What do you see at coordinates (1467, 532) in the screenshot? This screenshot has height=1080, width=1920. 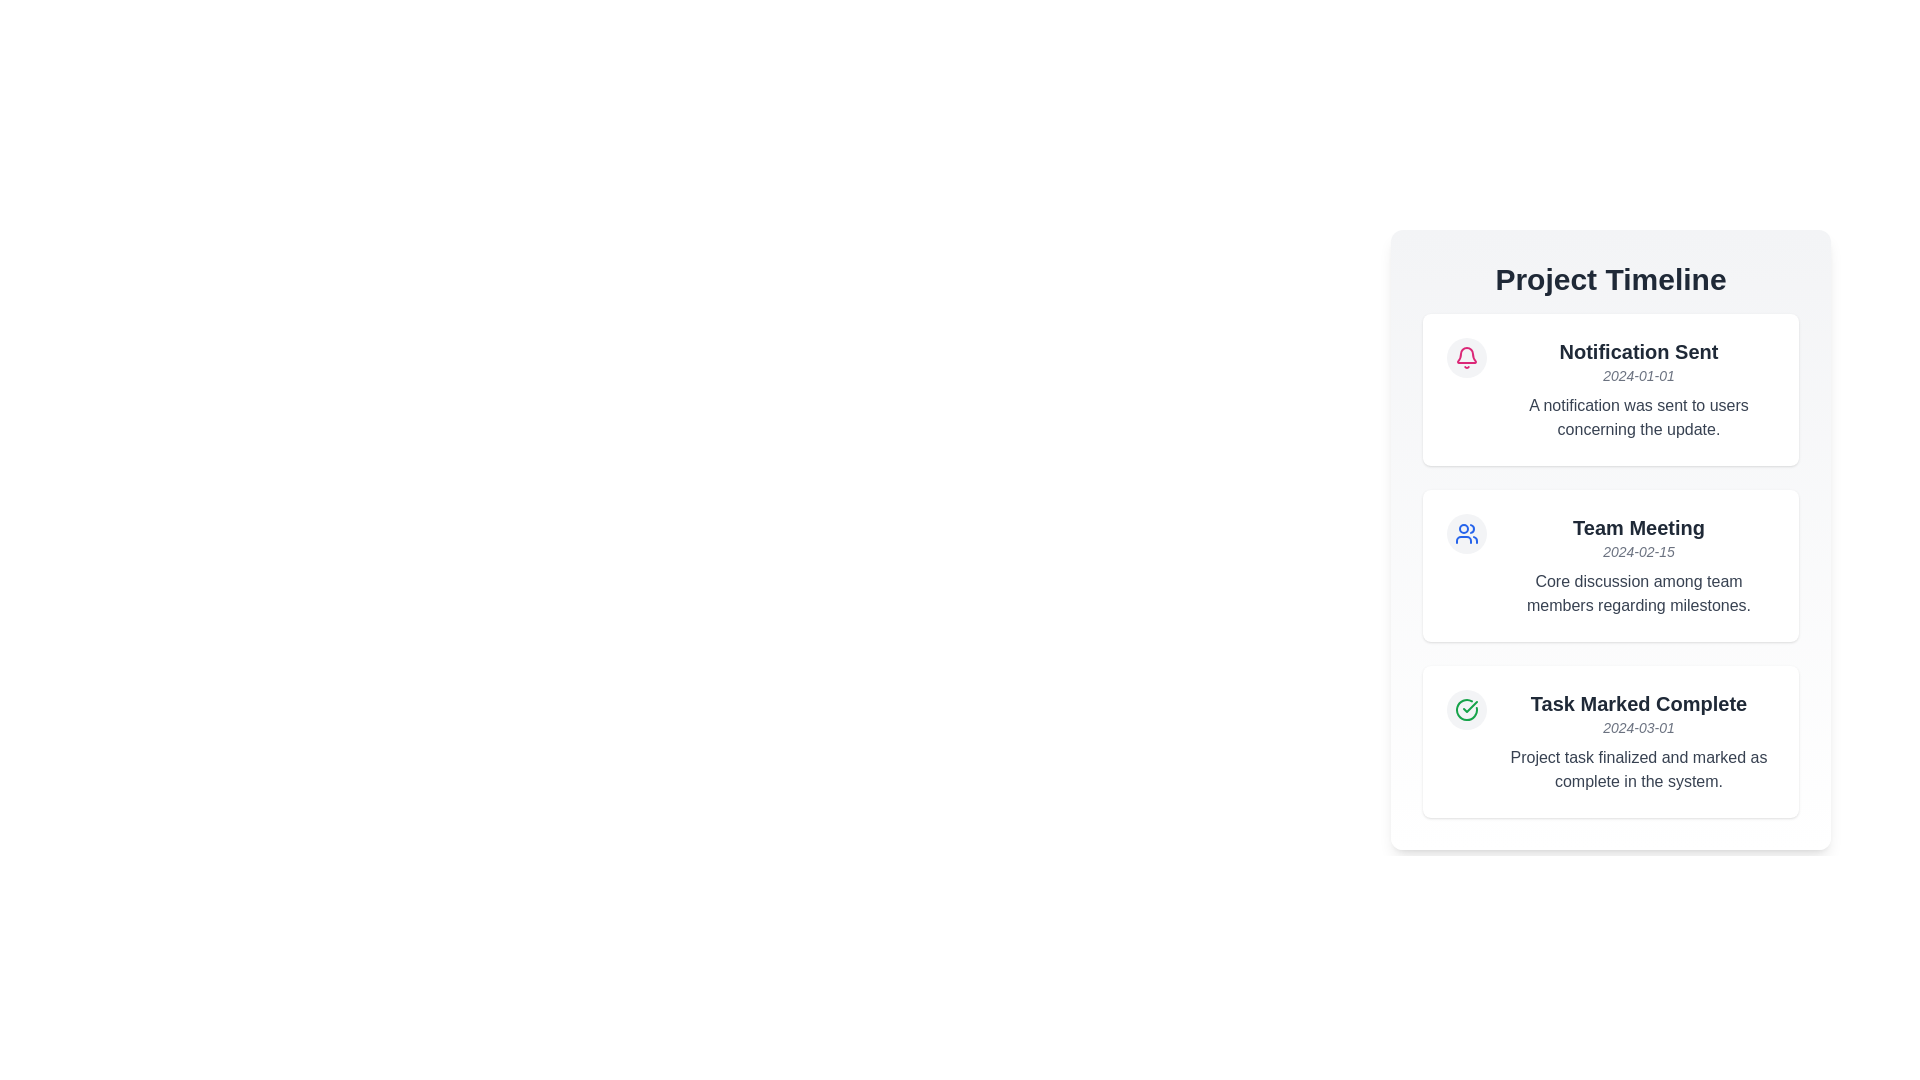 I see `the 'Team Meeting' icon, which is located on the upper-left side of the 'Team Meeting' card in the vertical list of event cards` at bounding box center [1467, 532].